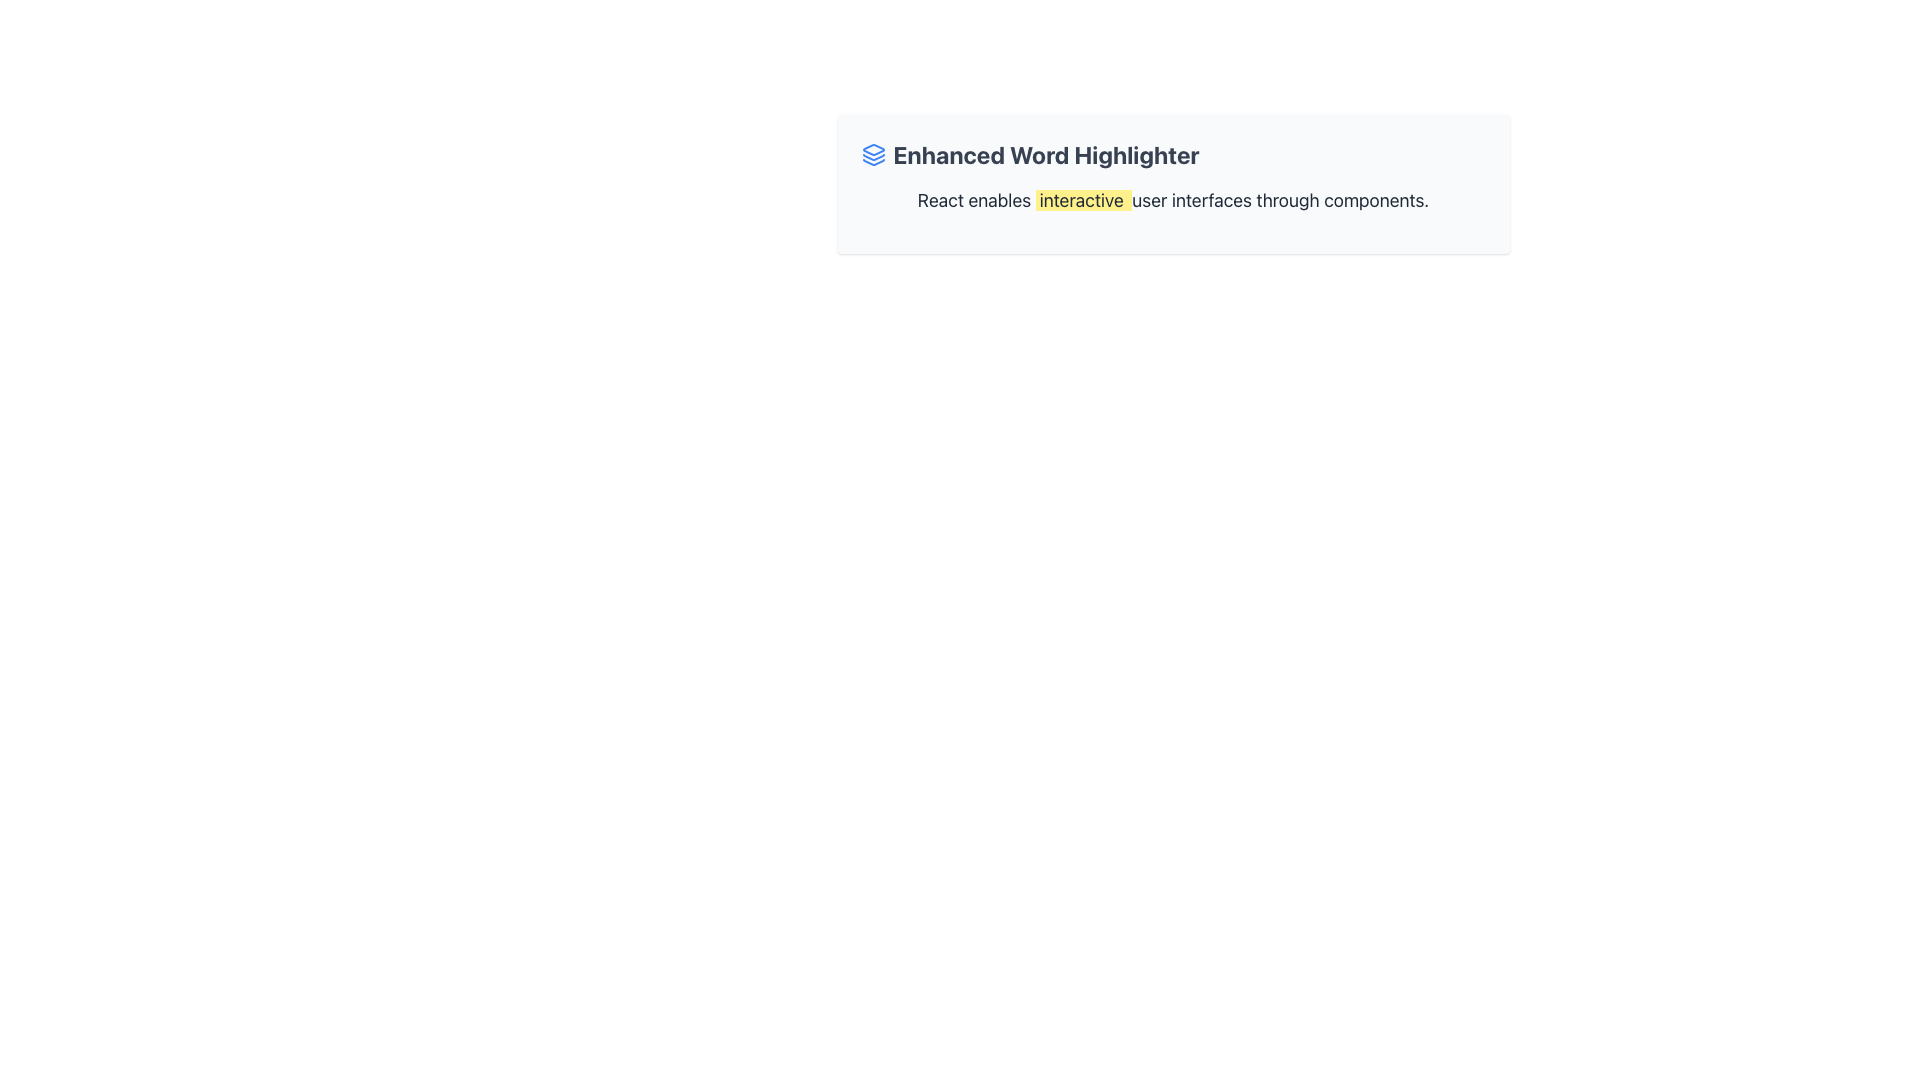  I want to click on the icon associated with the 'Enhanced Word Highlighter' header, which is located to the left of the header text and aligns vertically with its center, so click(873, 153).